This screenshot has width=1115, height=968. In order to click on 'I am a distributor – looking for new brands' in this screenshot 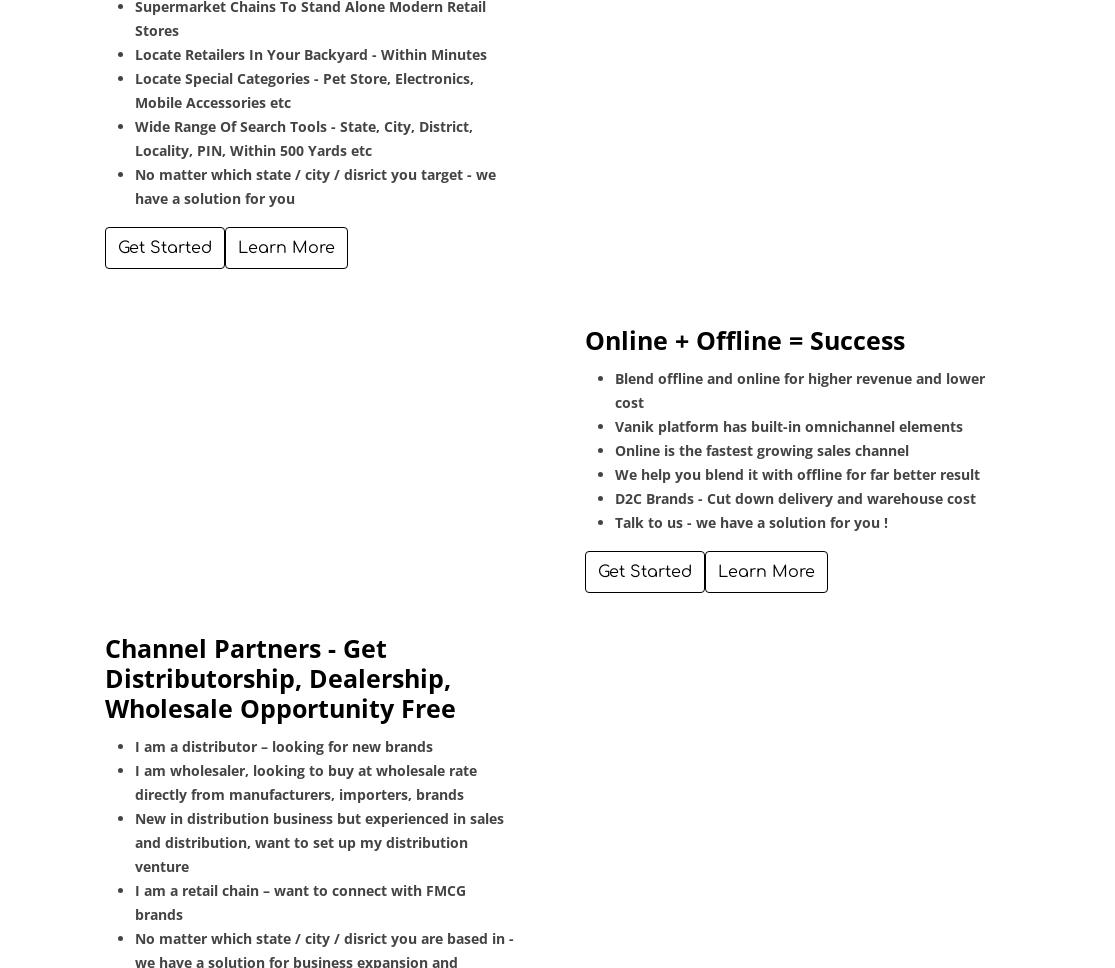, I will do `click(283, 745)`.